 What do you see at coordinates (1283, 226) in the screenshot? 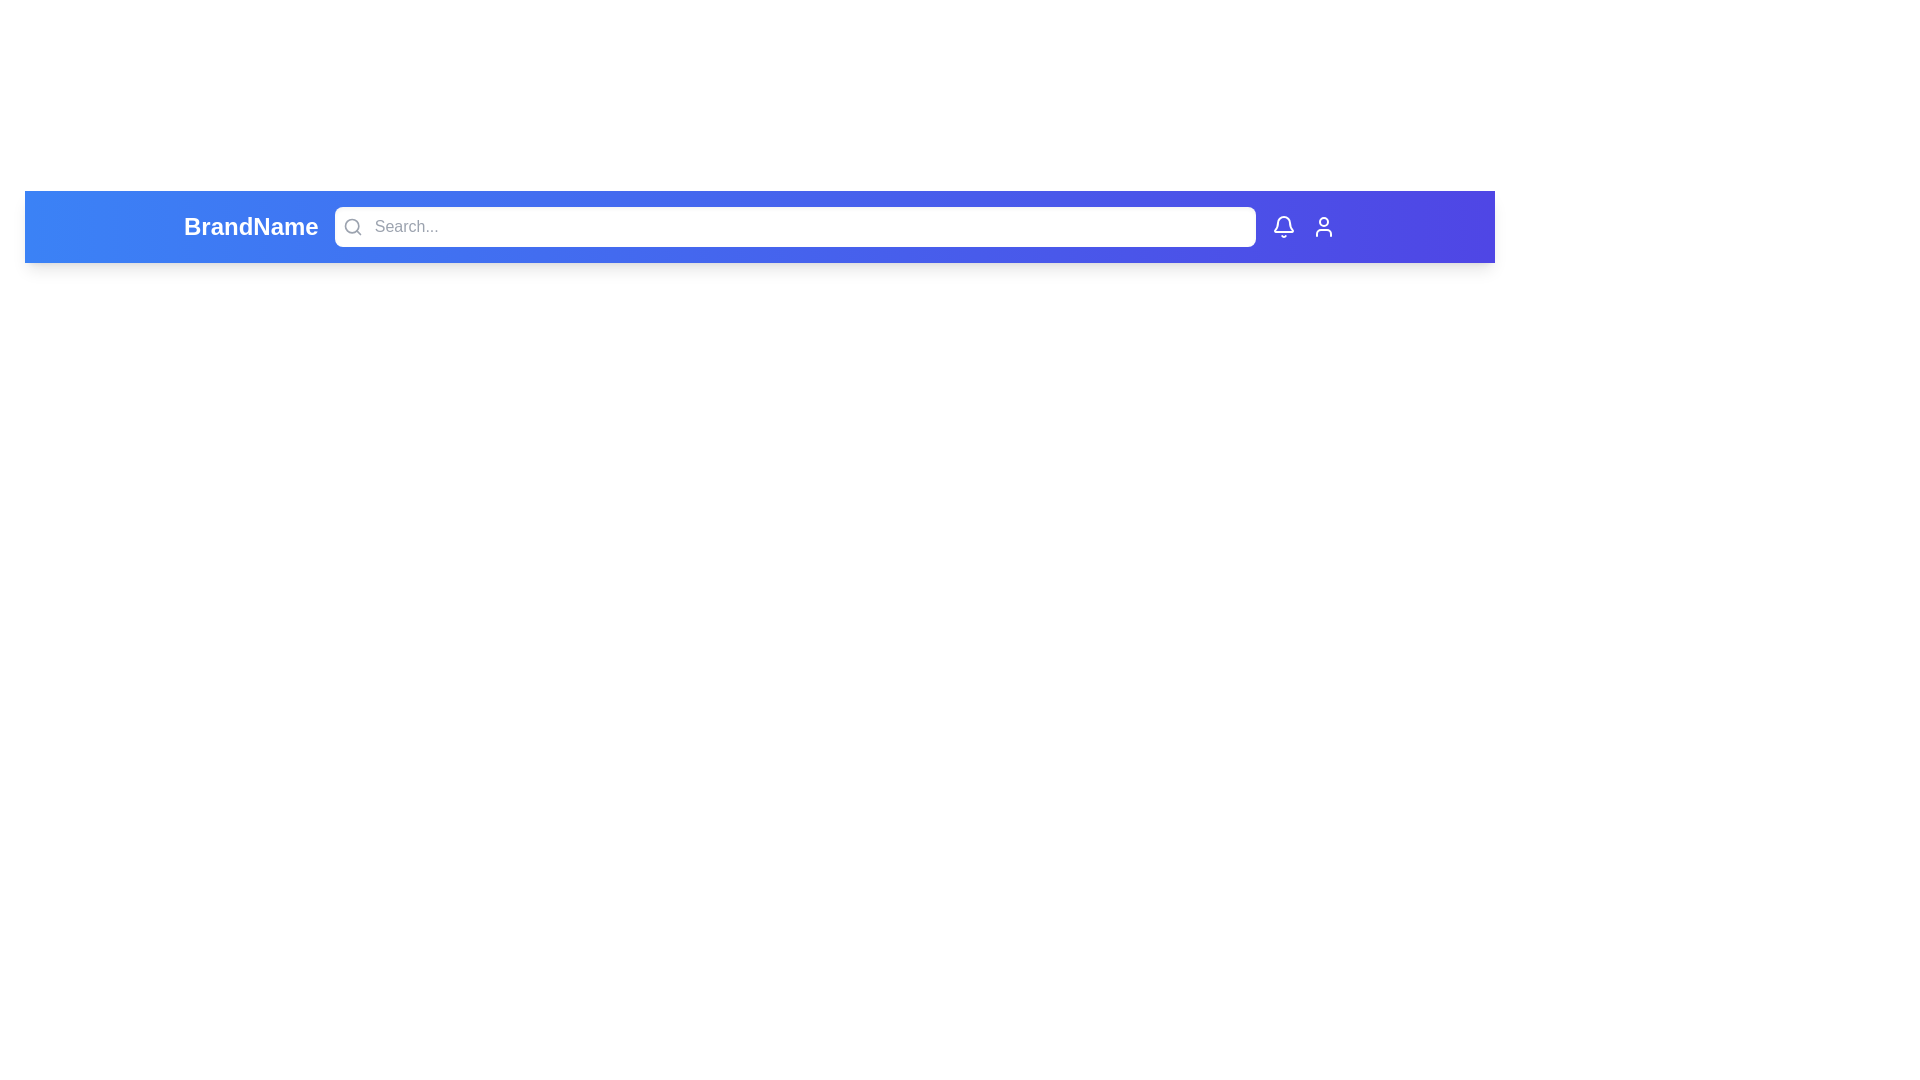
I see `the bell icon in the EnhancedAppBar component` at bounding box center [1283, 226].